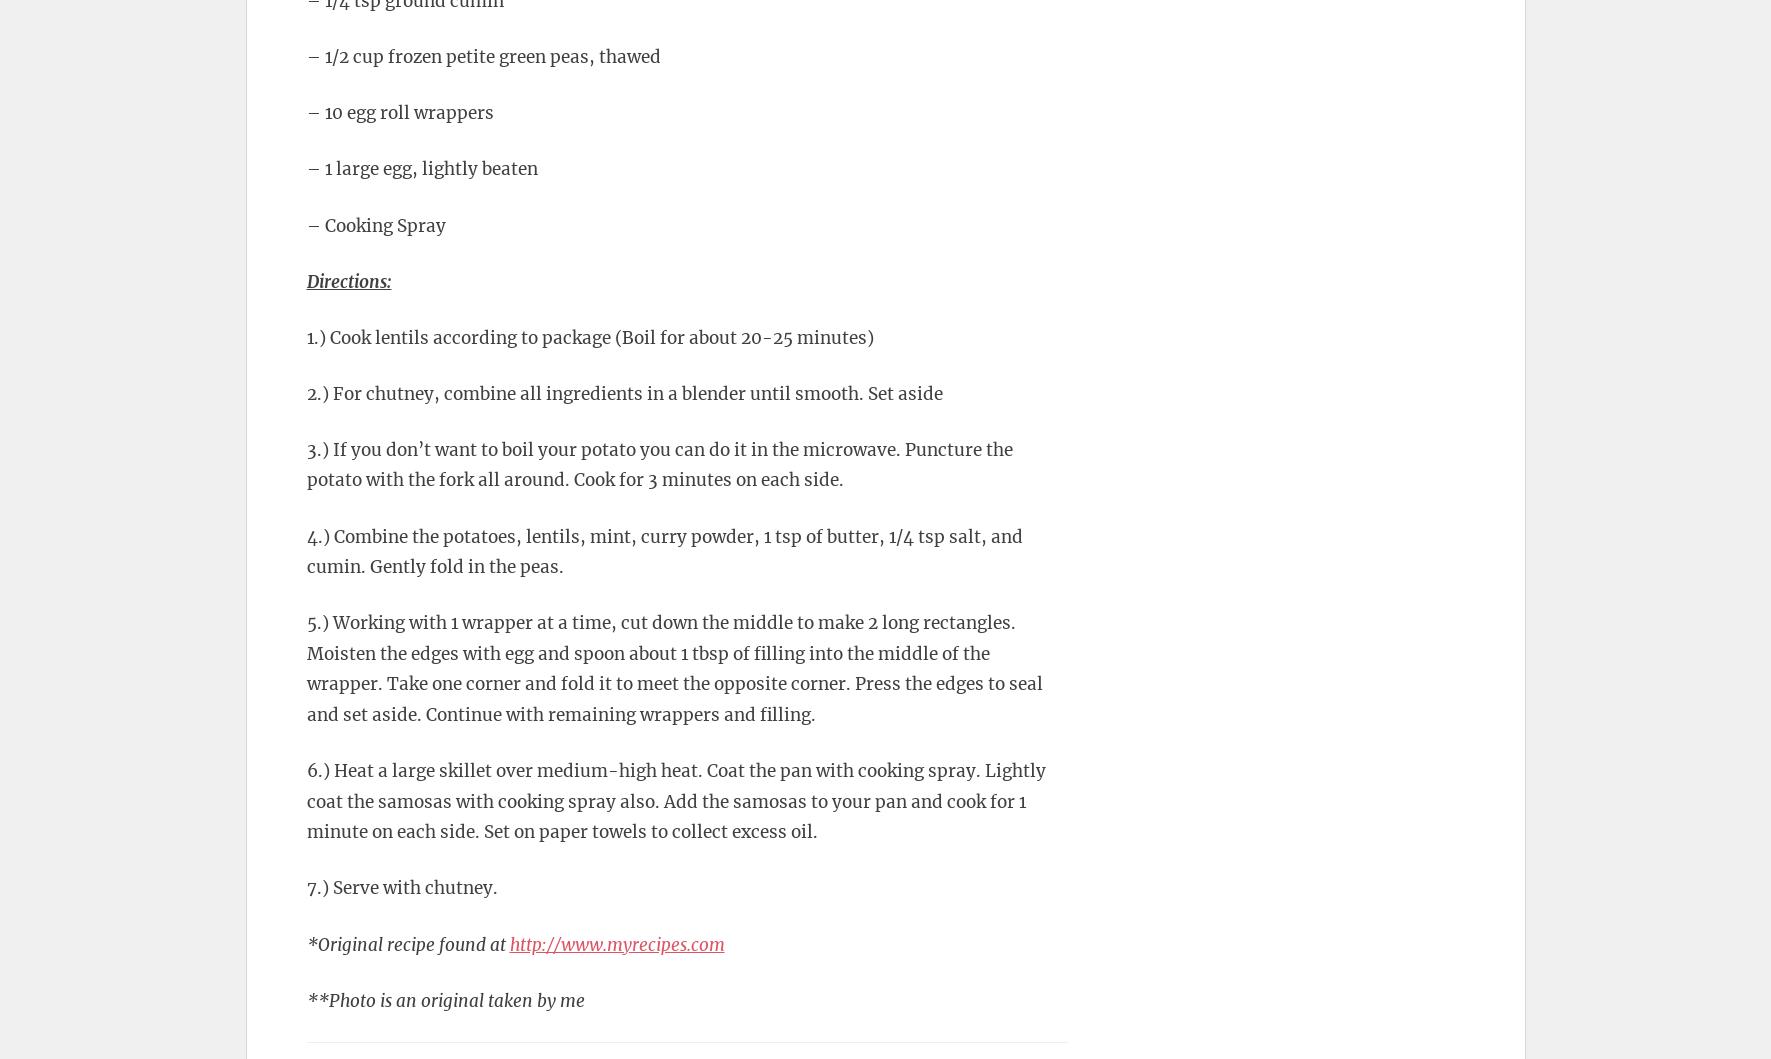 The width and height of the screenshot is (1771, 1059). I want to click on '– 1 large egg, lightly beaten', so click(421, 168).